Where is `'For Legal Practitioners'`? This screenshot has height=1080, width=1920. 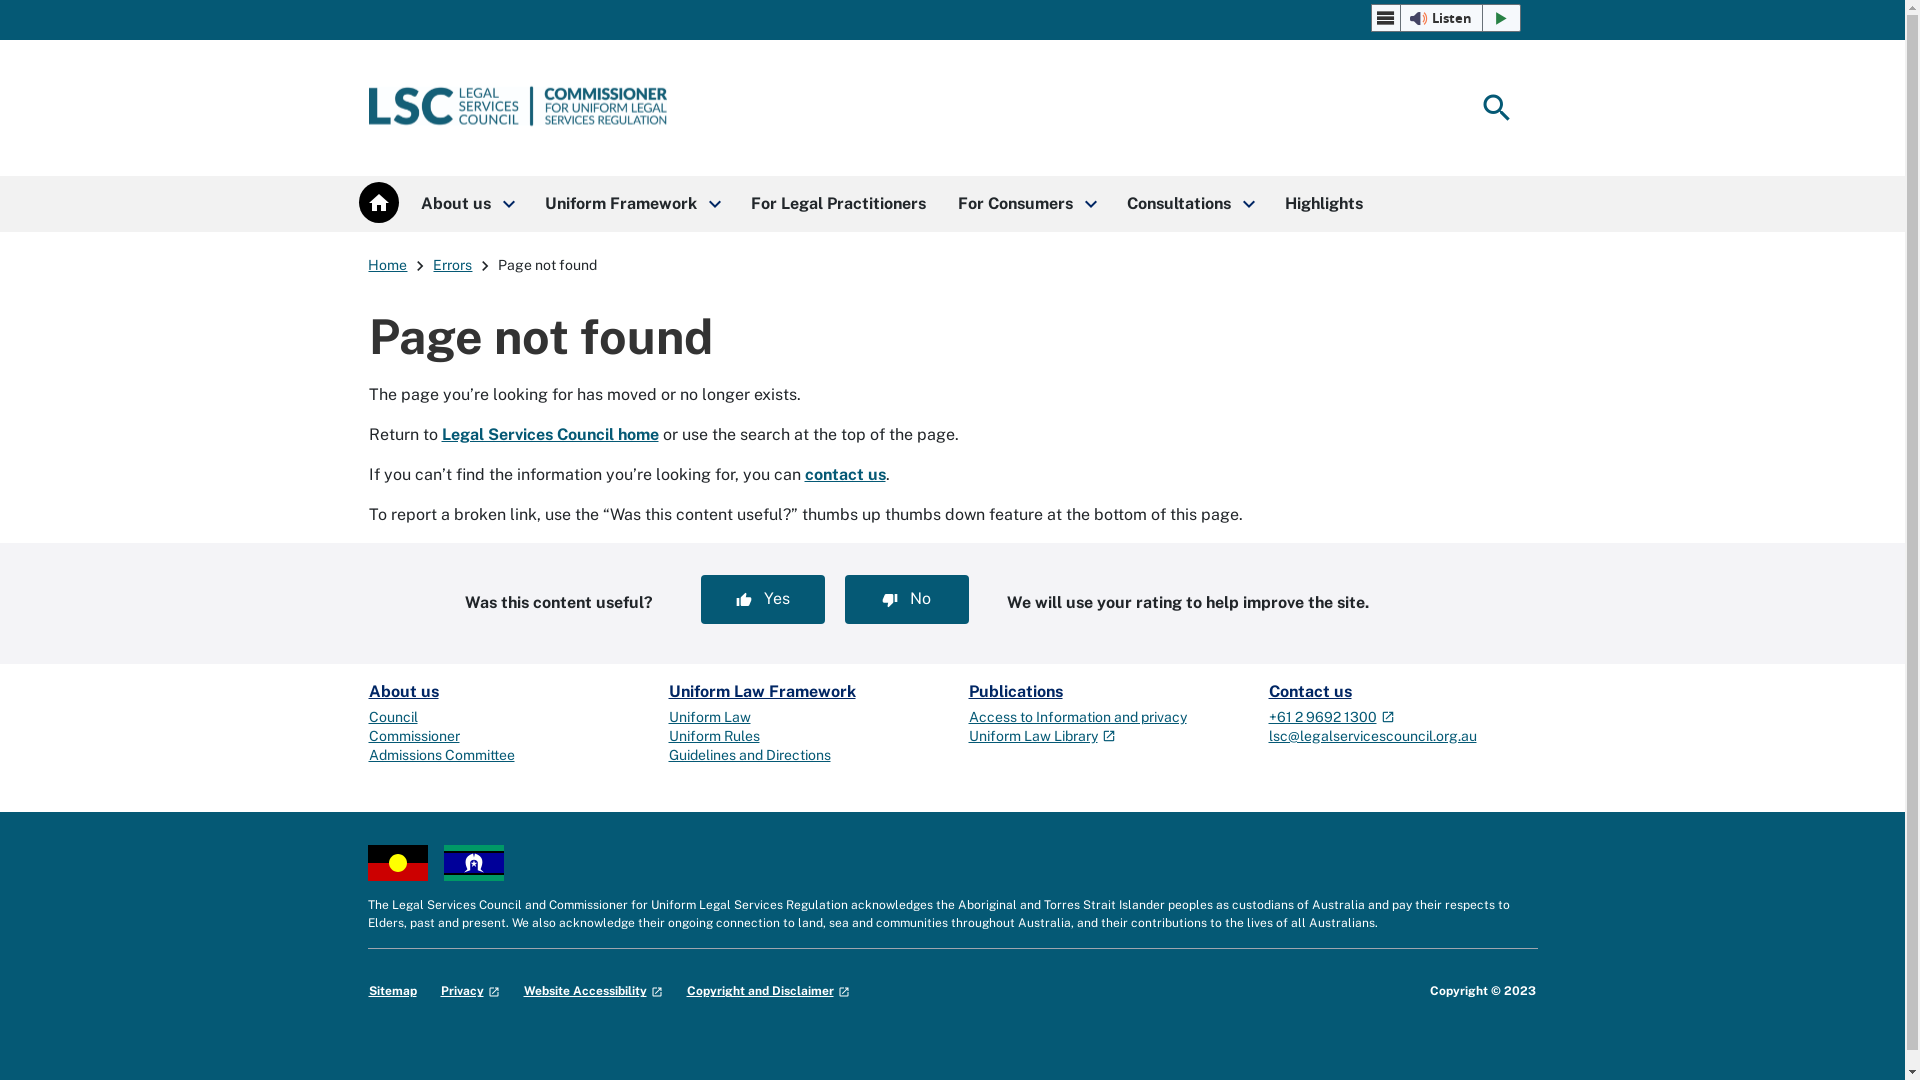 'For Legal Practitioners' is located at coordinates (837, 204).